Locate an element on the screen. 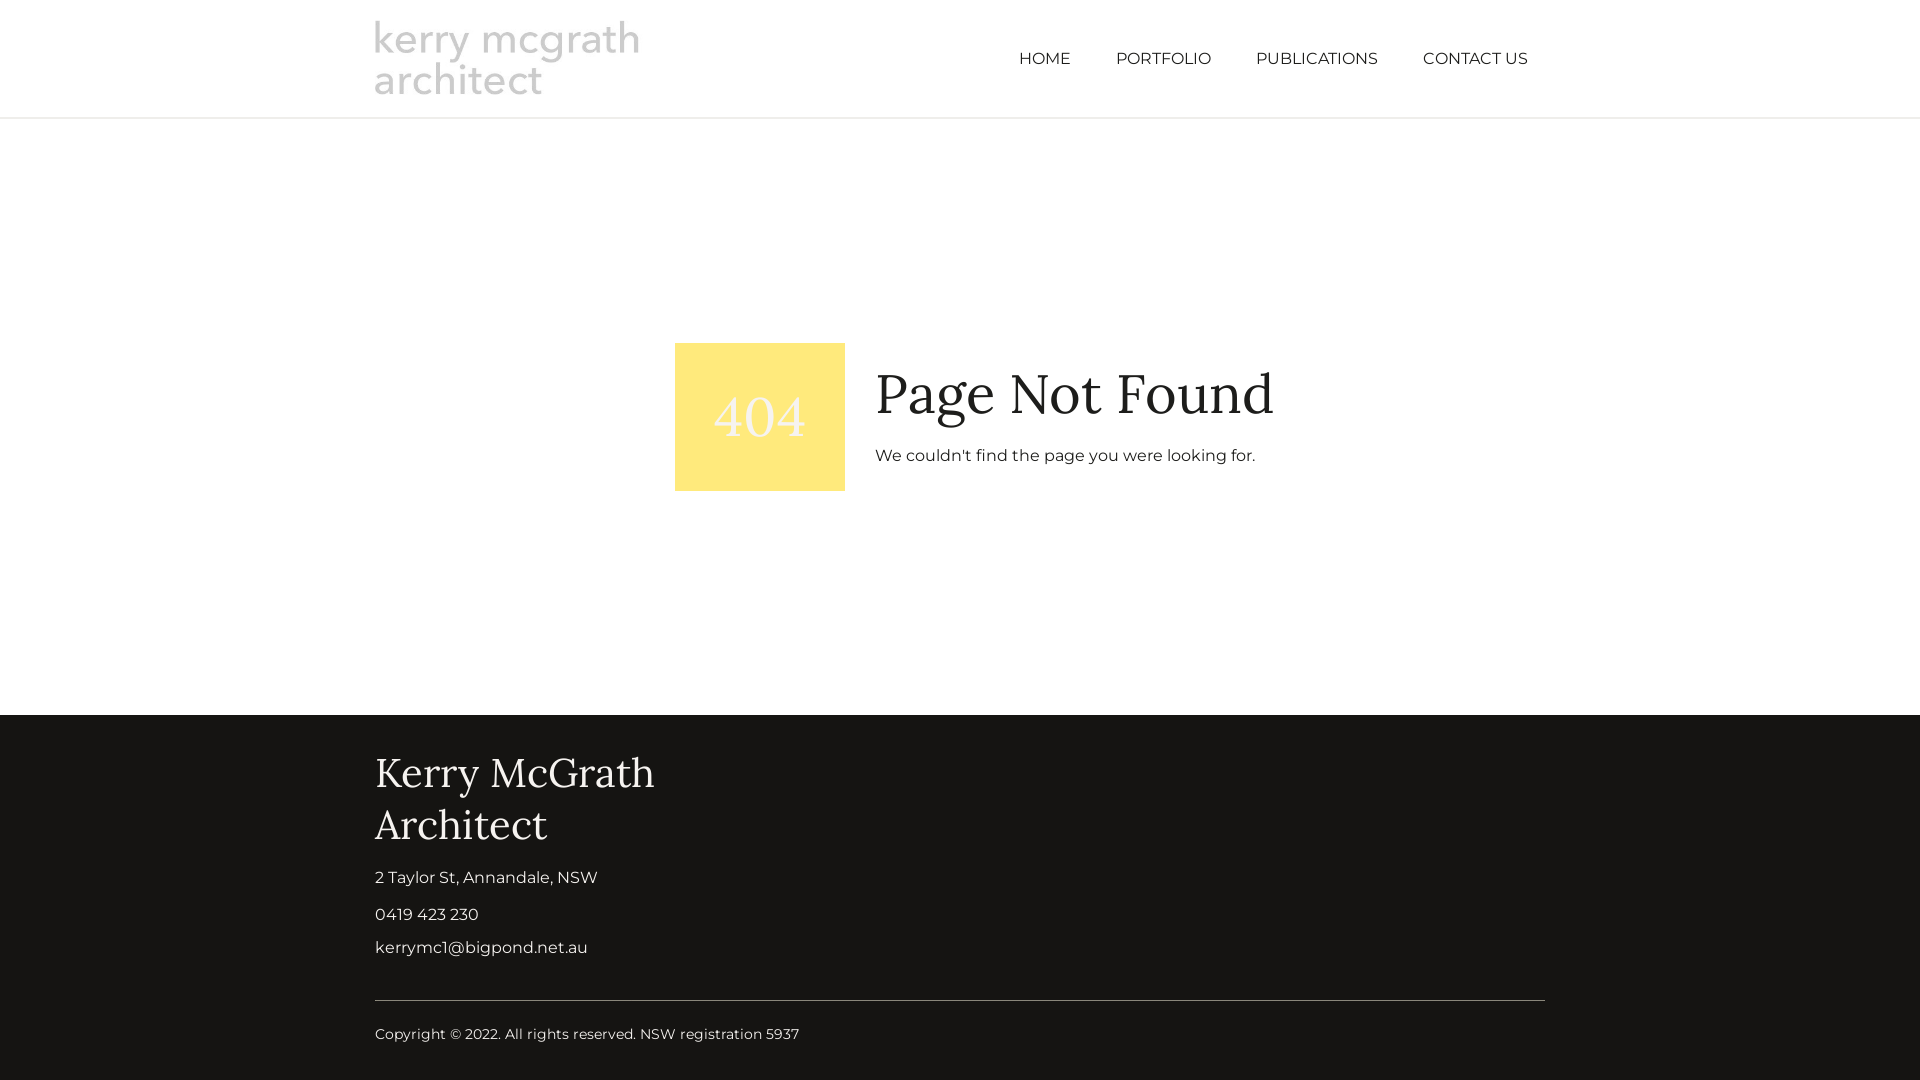 The image size is (1920, 1080). 'PORTFOLIO' is located at coordinates (1162, 56).